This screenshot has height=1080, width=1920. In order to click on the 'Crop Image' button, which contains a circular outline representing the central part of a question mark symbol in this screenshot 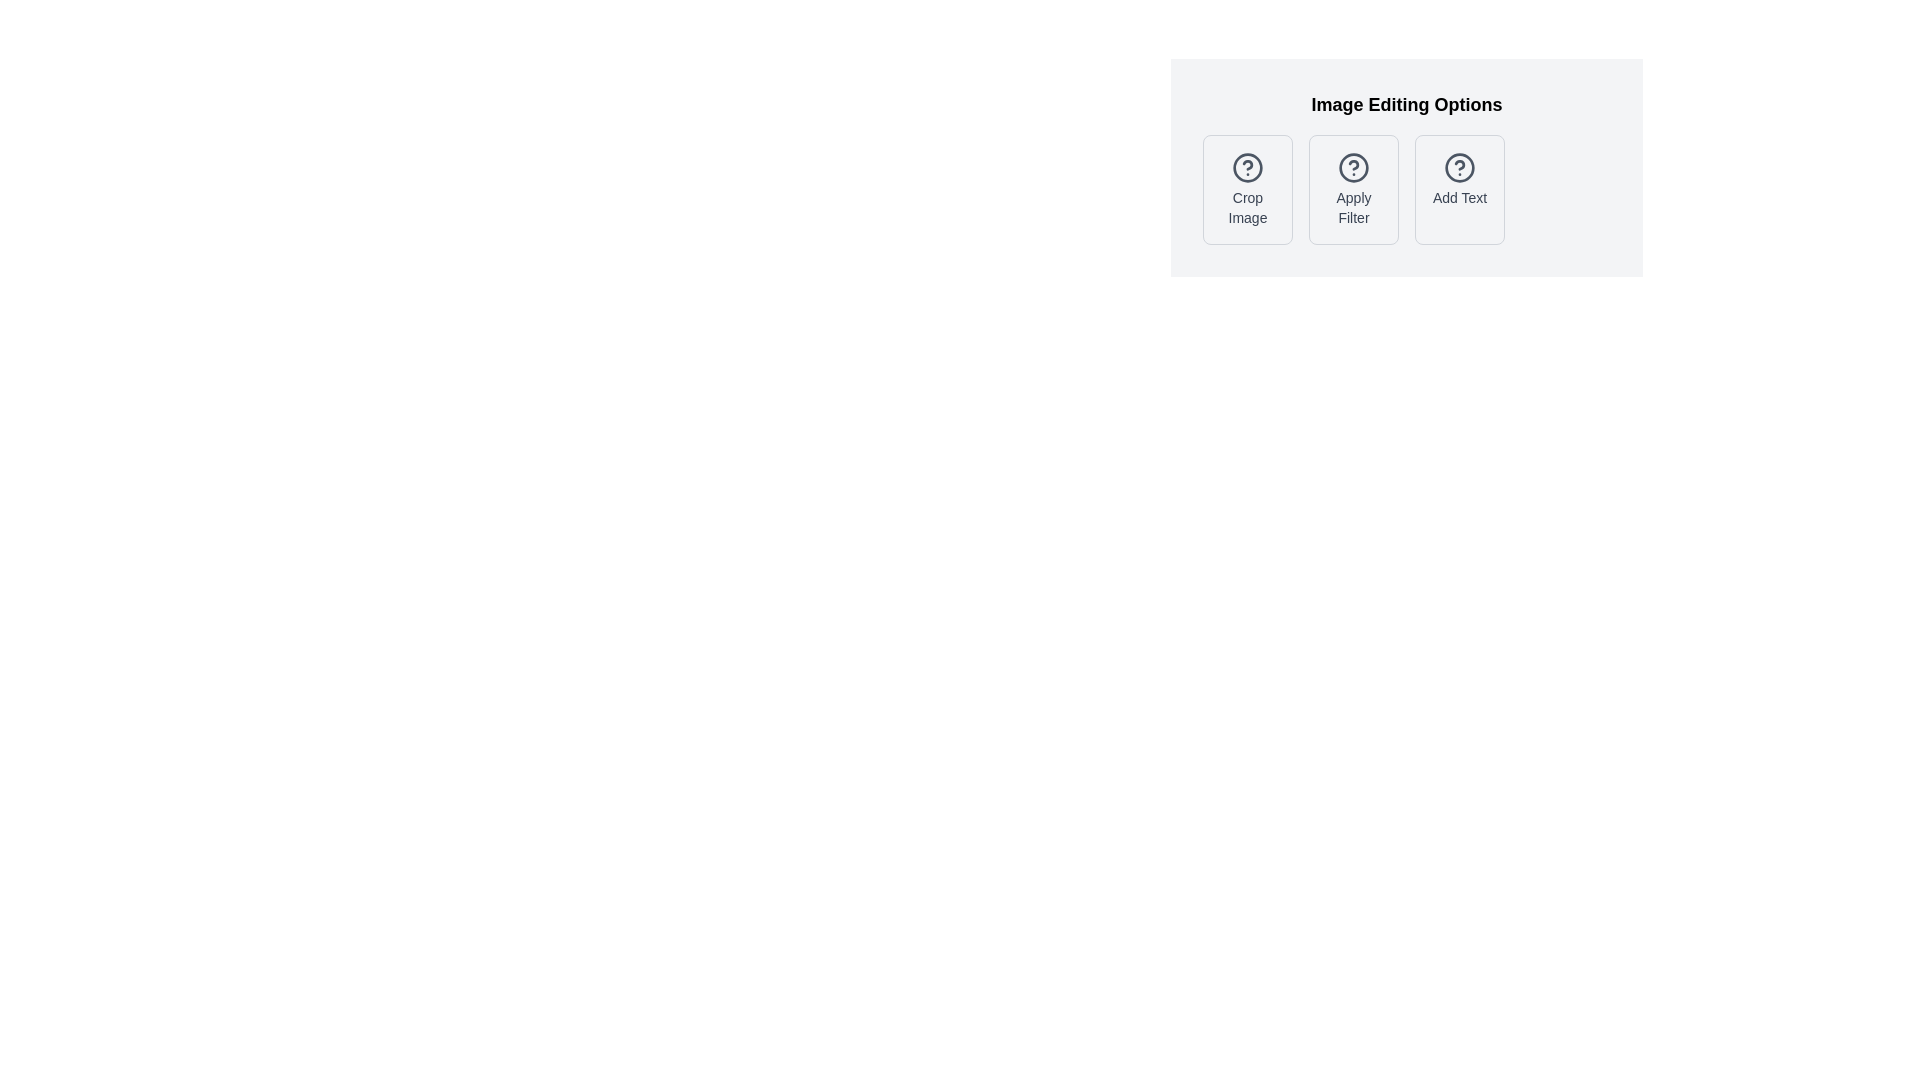, I will do `click(1247, 167)`.